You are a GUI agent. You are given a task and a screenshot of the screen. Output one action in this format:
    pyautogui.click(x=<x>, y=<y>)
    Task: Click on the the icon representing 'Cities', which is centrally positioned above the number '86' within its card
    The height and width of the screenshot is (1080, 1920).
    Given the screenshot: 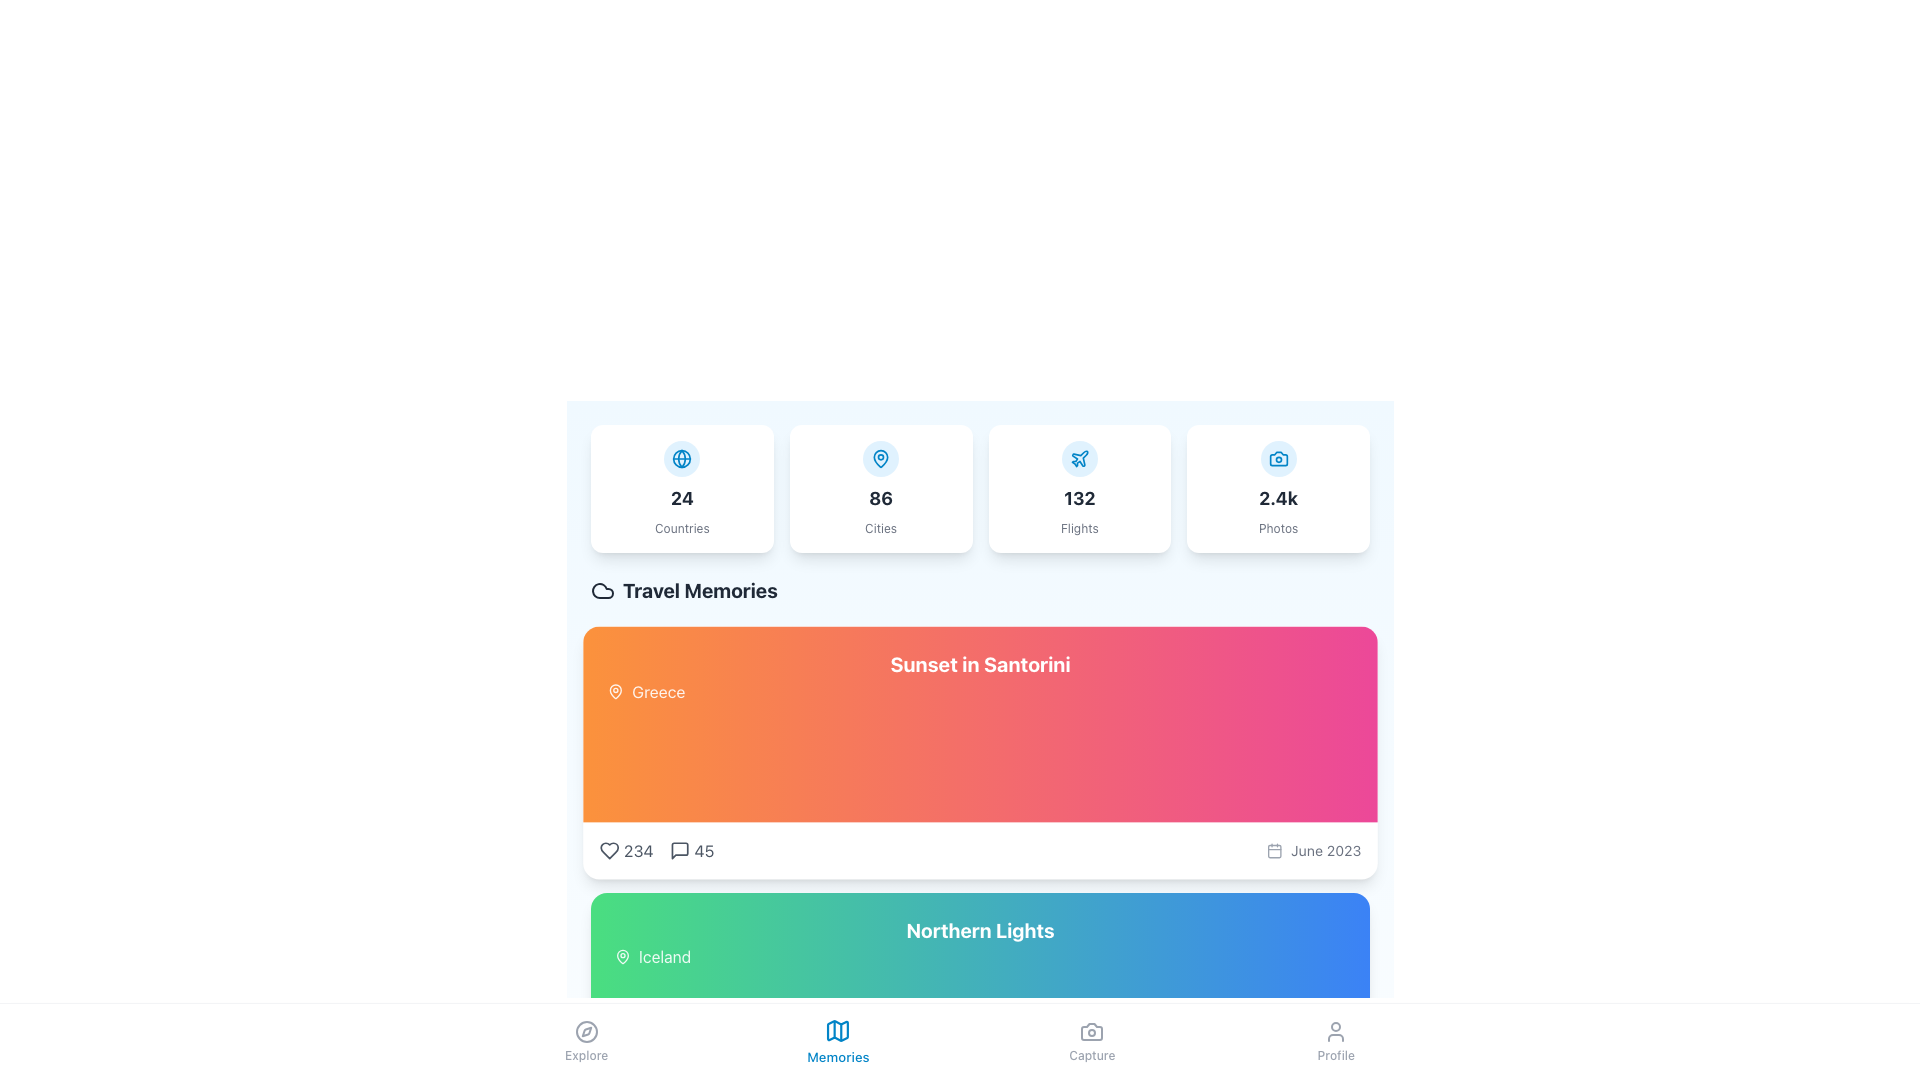 What is the action you would take?
    pyautogui.click(x=880, y=459)
    